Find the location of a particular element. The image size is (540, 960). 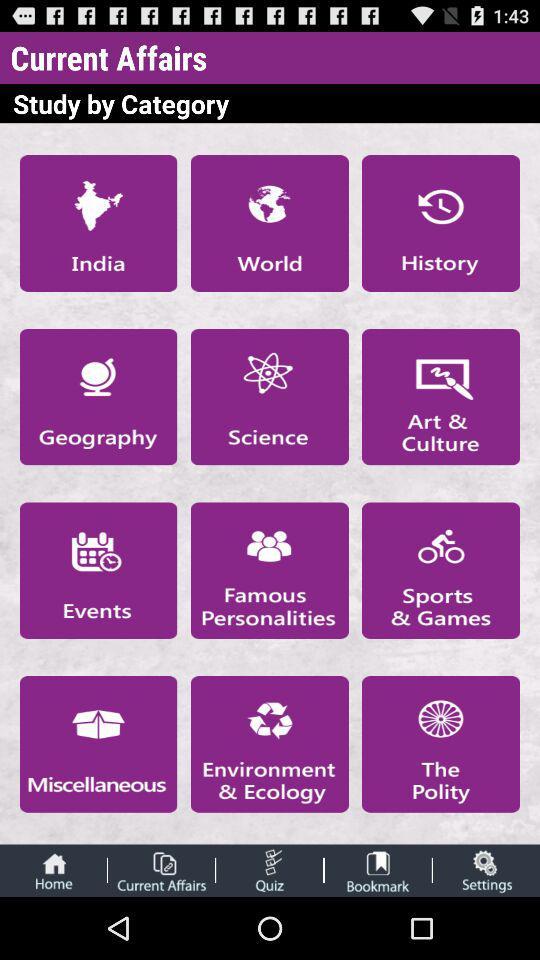

displays environment ecology as study by category when selcted is located at coordinates (269, 743).